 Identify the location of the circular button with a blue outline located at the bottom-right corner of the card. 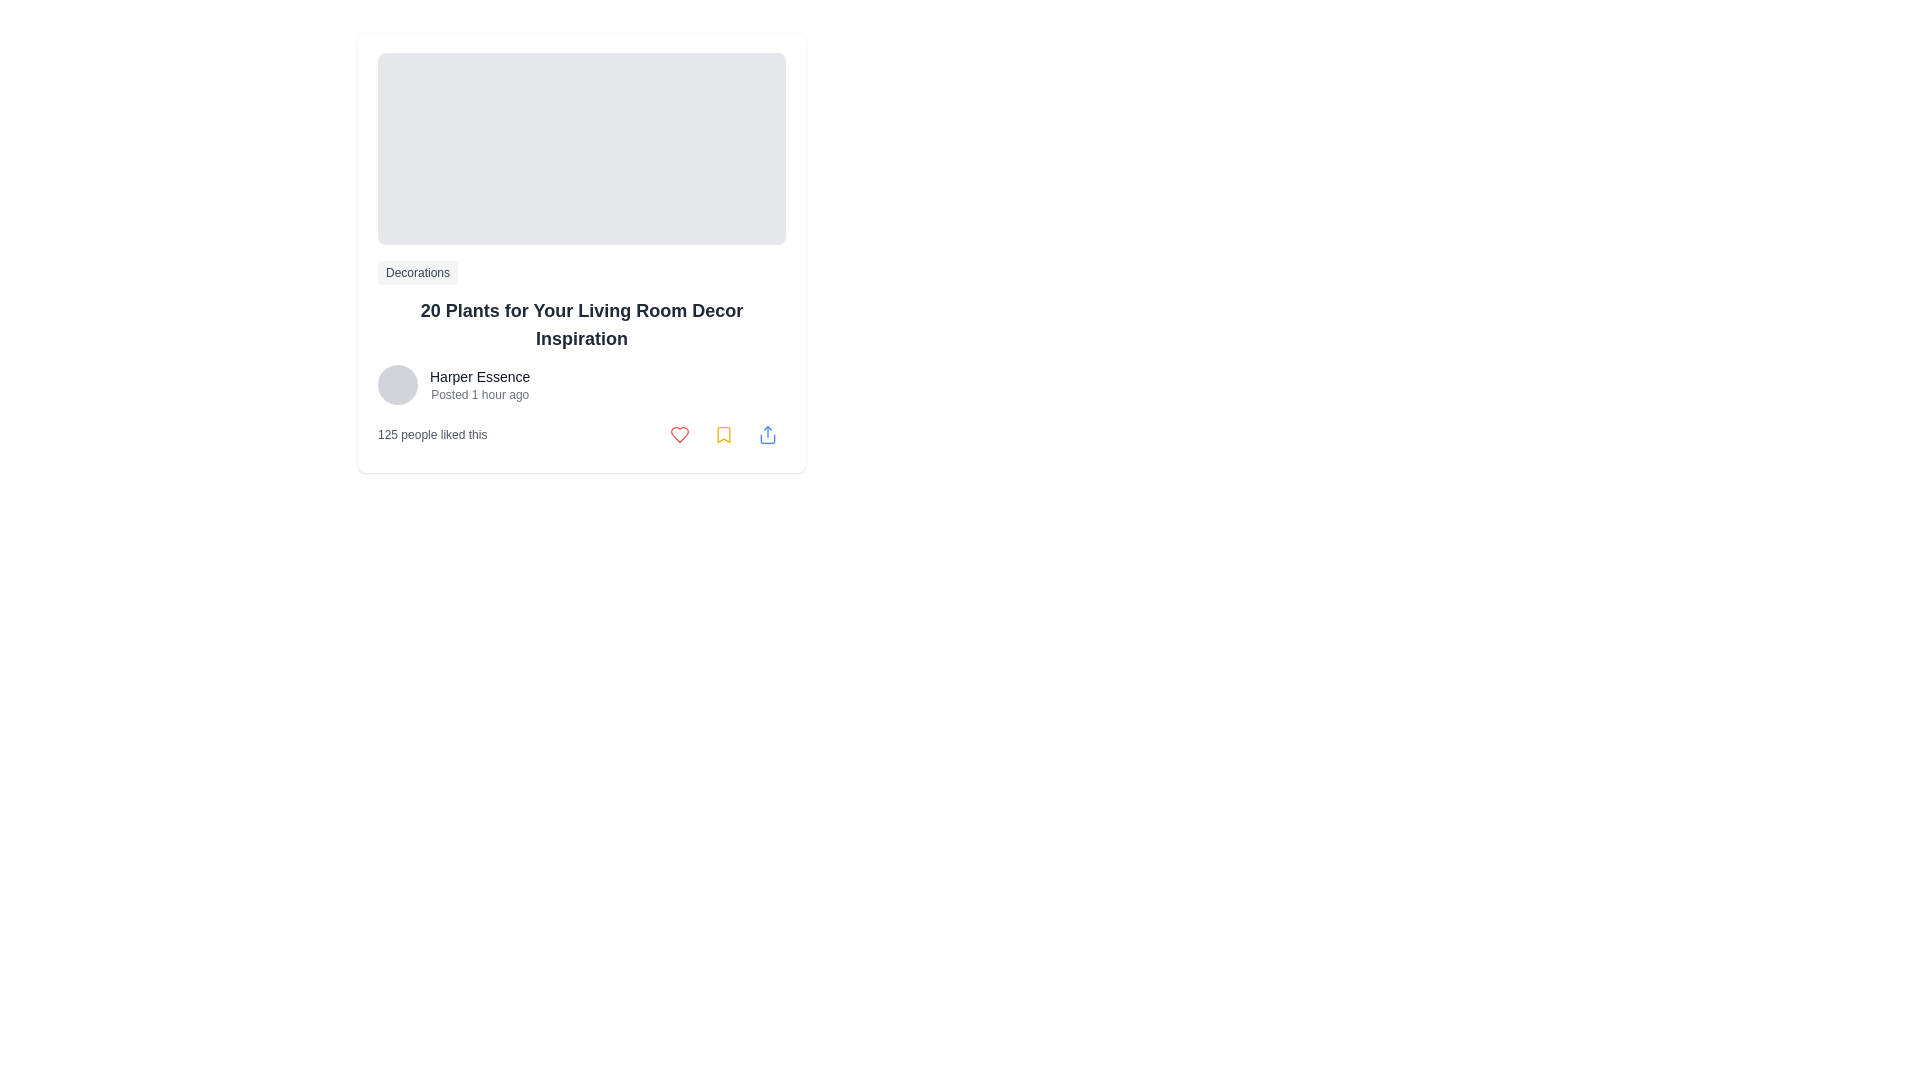
(767, 434).